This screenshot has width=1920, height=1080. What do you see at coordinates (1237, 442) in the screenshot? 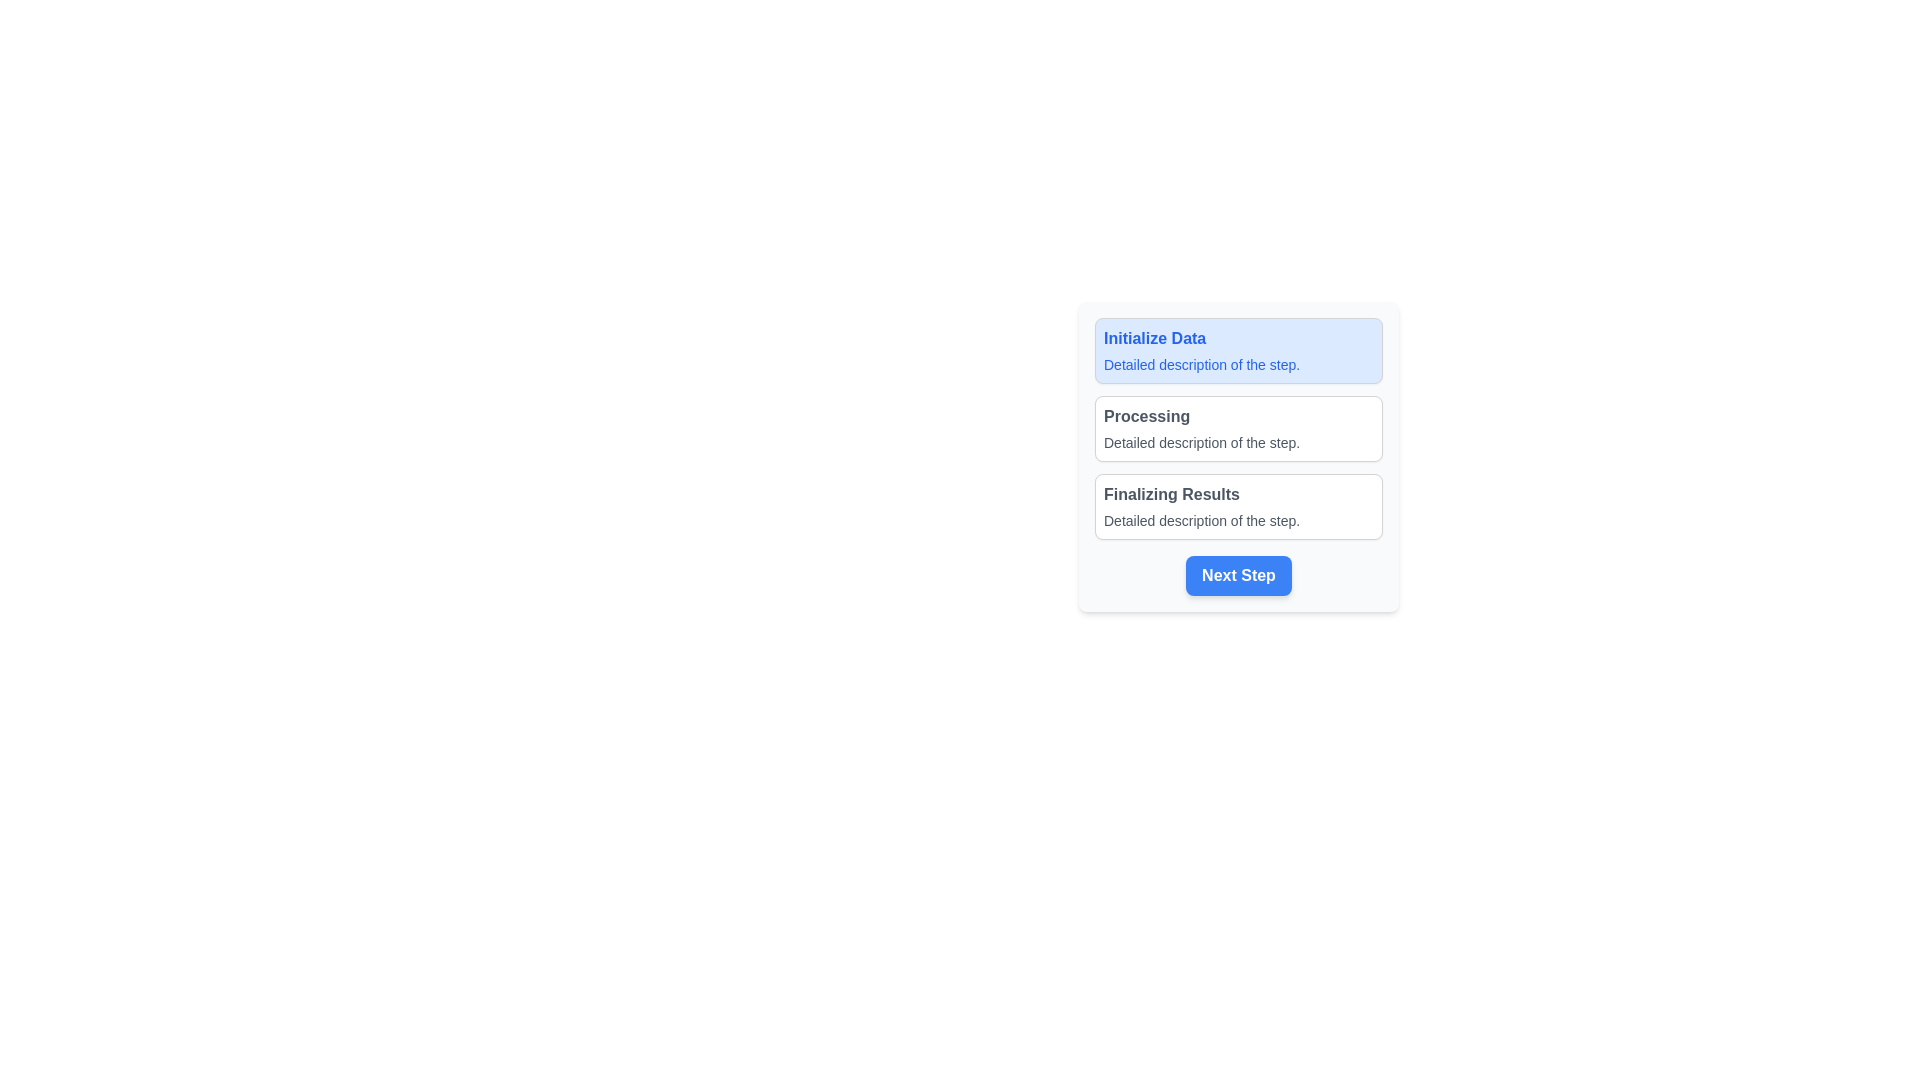
I see `the static text element reading 'Detailed description of the step.' located in the 'Processing' section of the step sequence interface` at bounding box center [1237, 442].